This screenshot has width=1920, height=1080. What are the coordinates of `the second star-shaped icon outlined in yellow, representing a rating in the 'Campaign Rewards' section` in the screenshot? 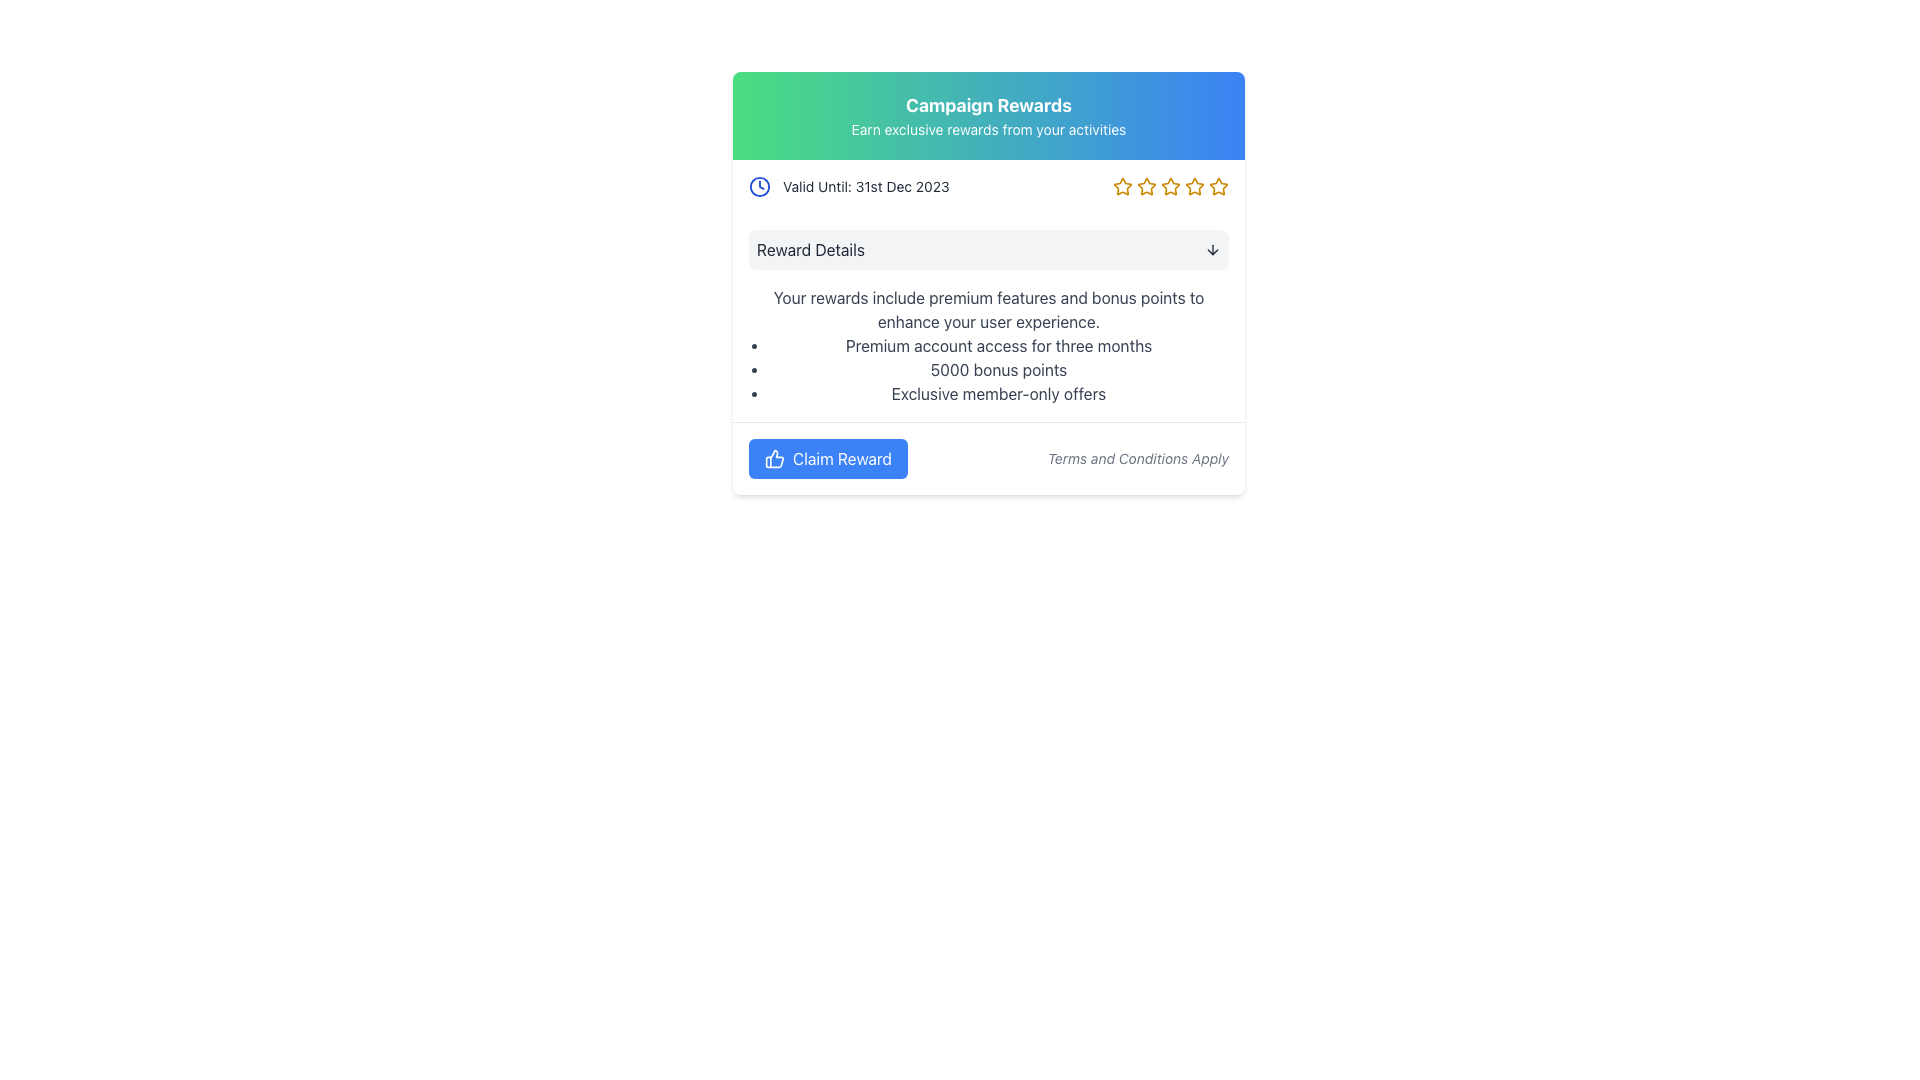 It's located at (1147, 186).